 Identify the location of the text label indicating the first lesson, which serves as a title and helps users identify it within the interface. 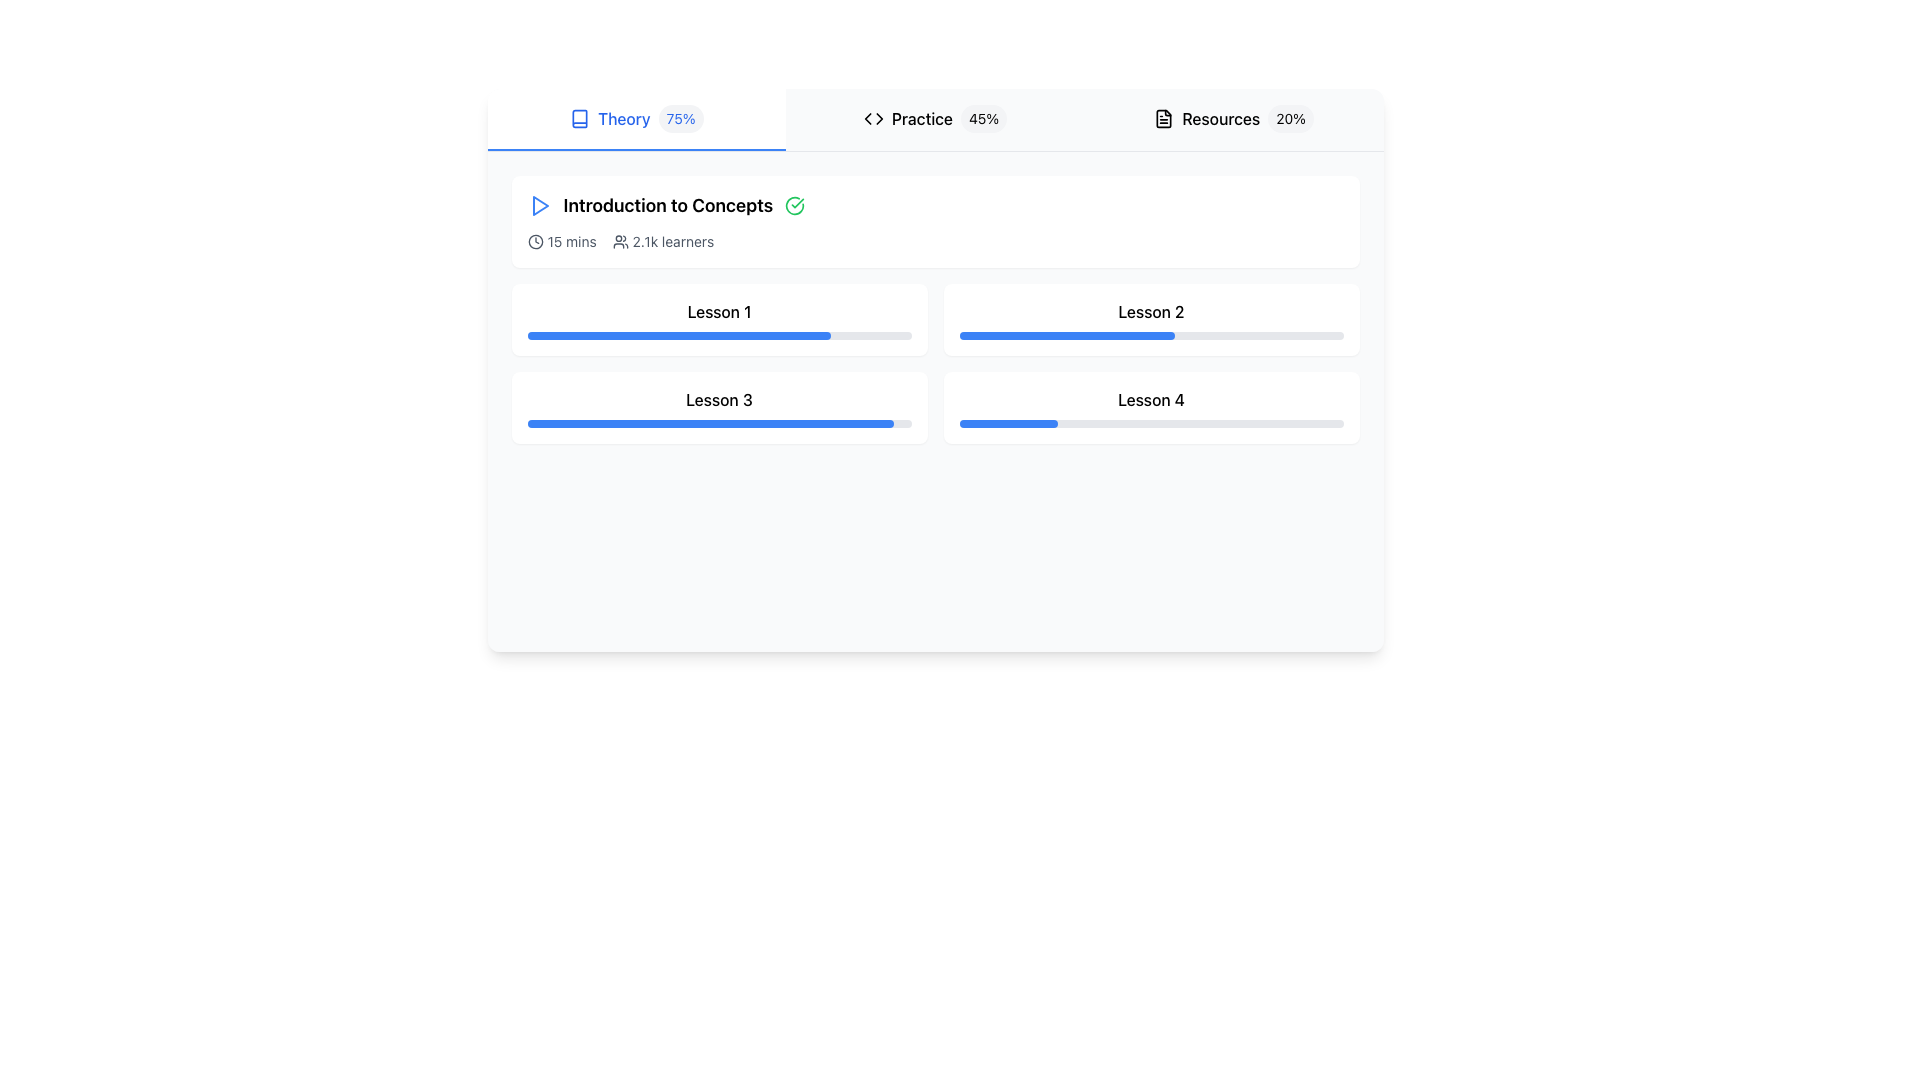
(719, 312).